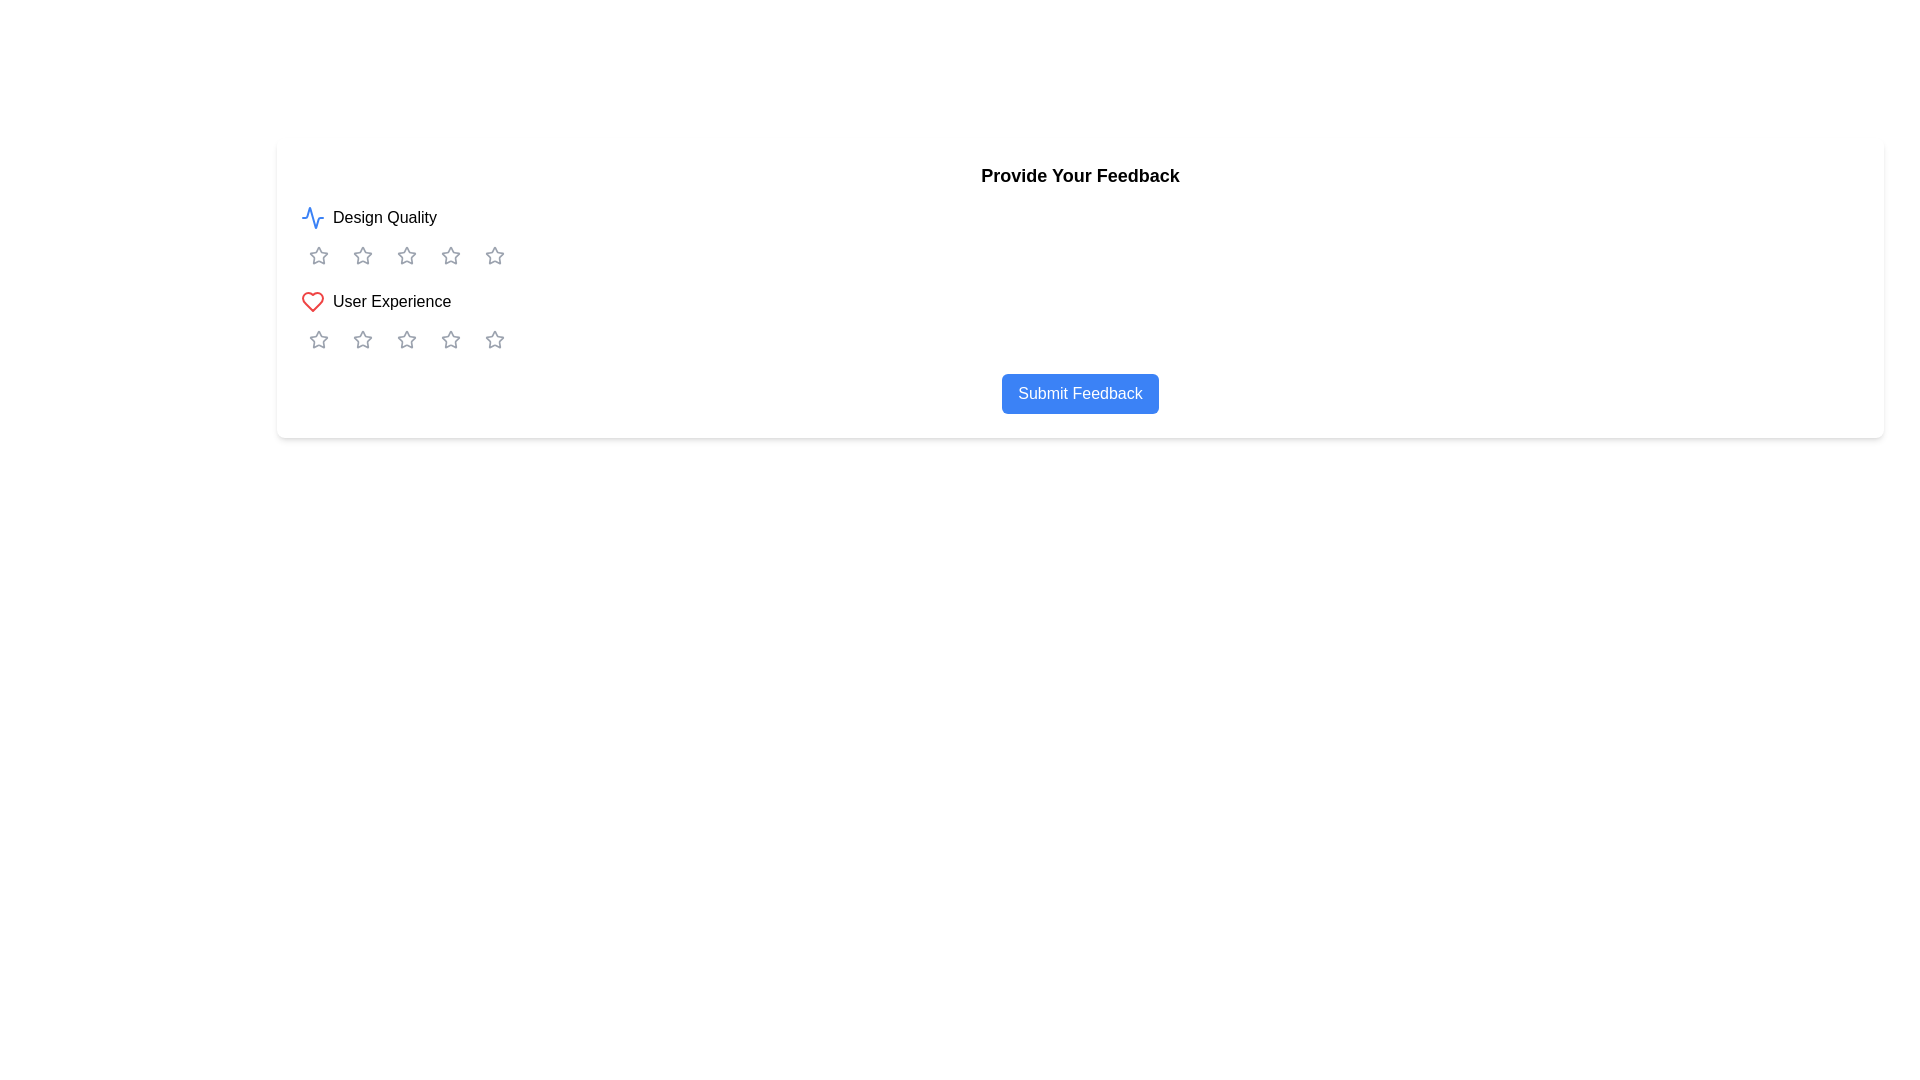 Image resolution: width=1920 pixels, height=1080 pixels. I want to click on the fifth star icon for ratings under 'Design Quality' to reset the selection, so click(450, 254).